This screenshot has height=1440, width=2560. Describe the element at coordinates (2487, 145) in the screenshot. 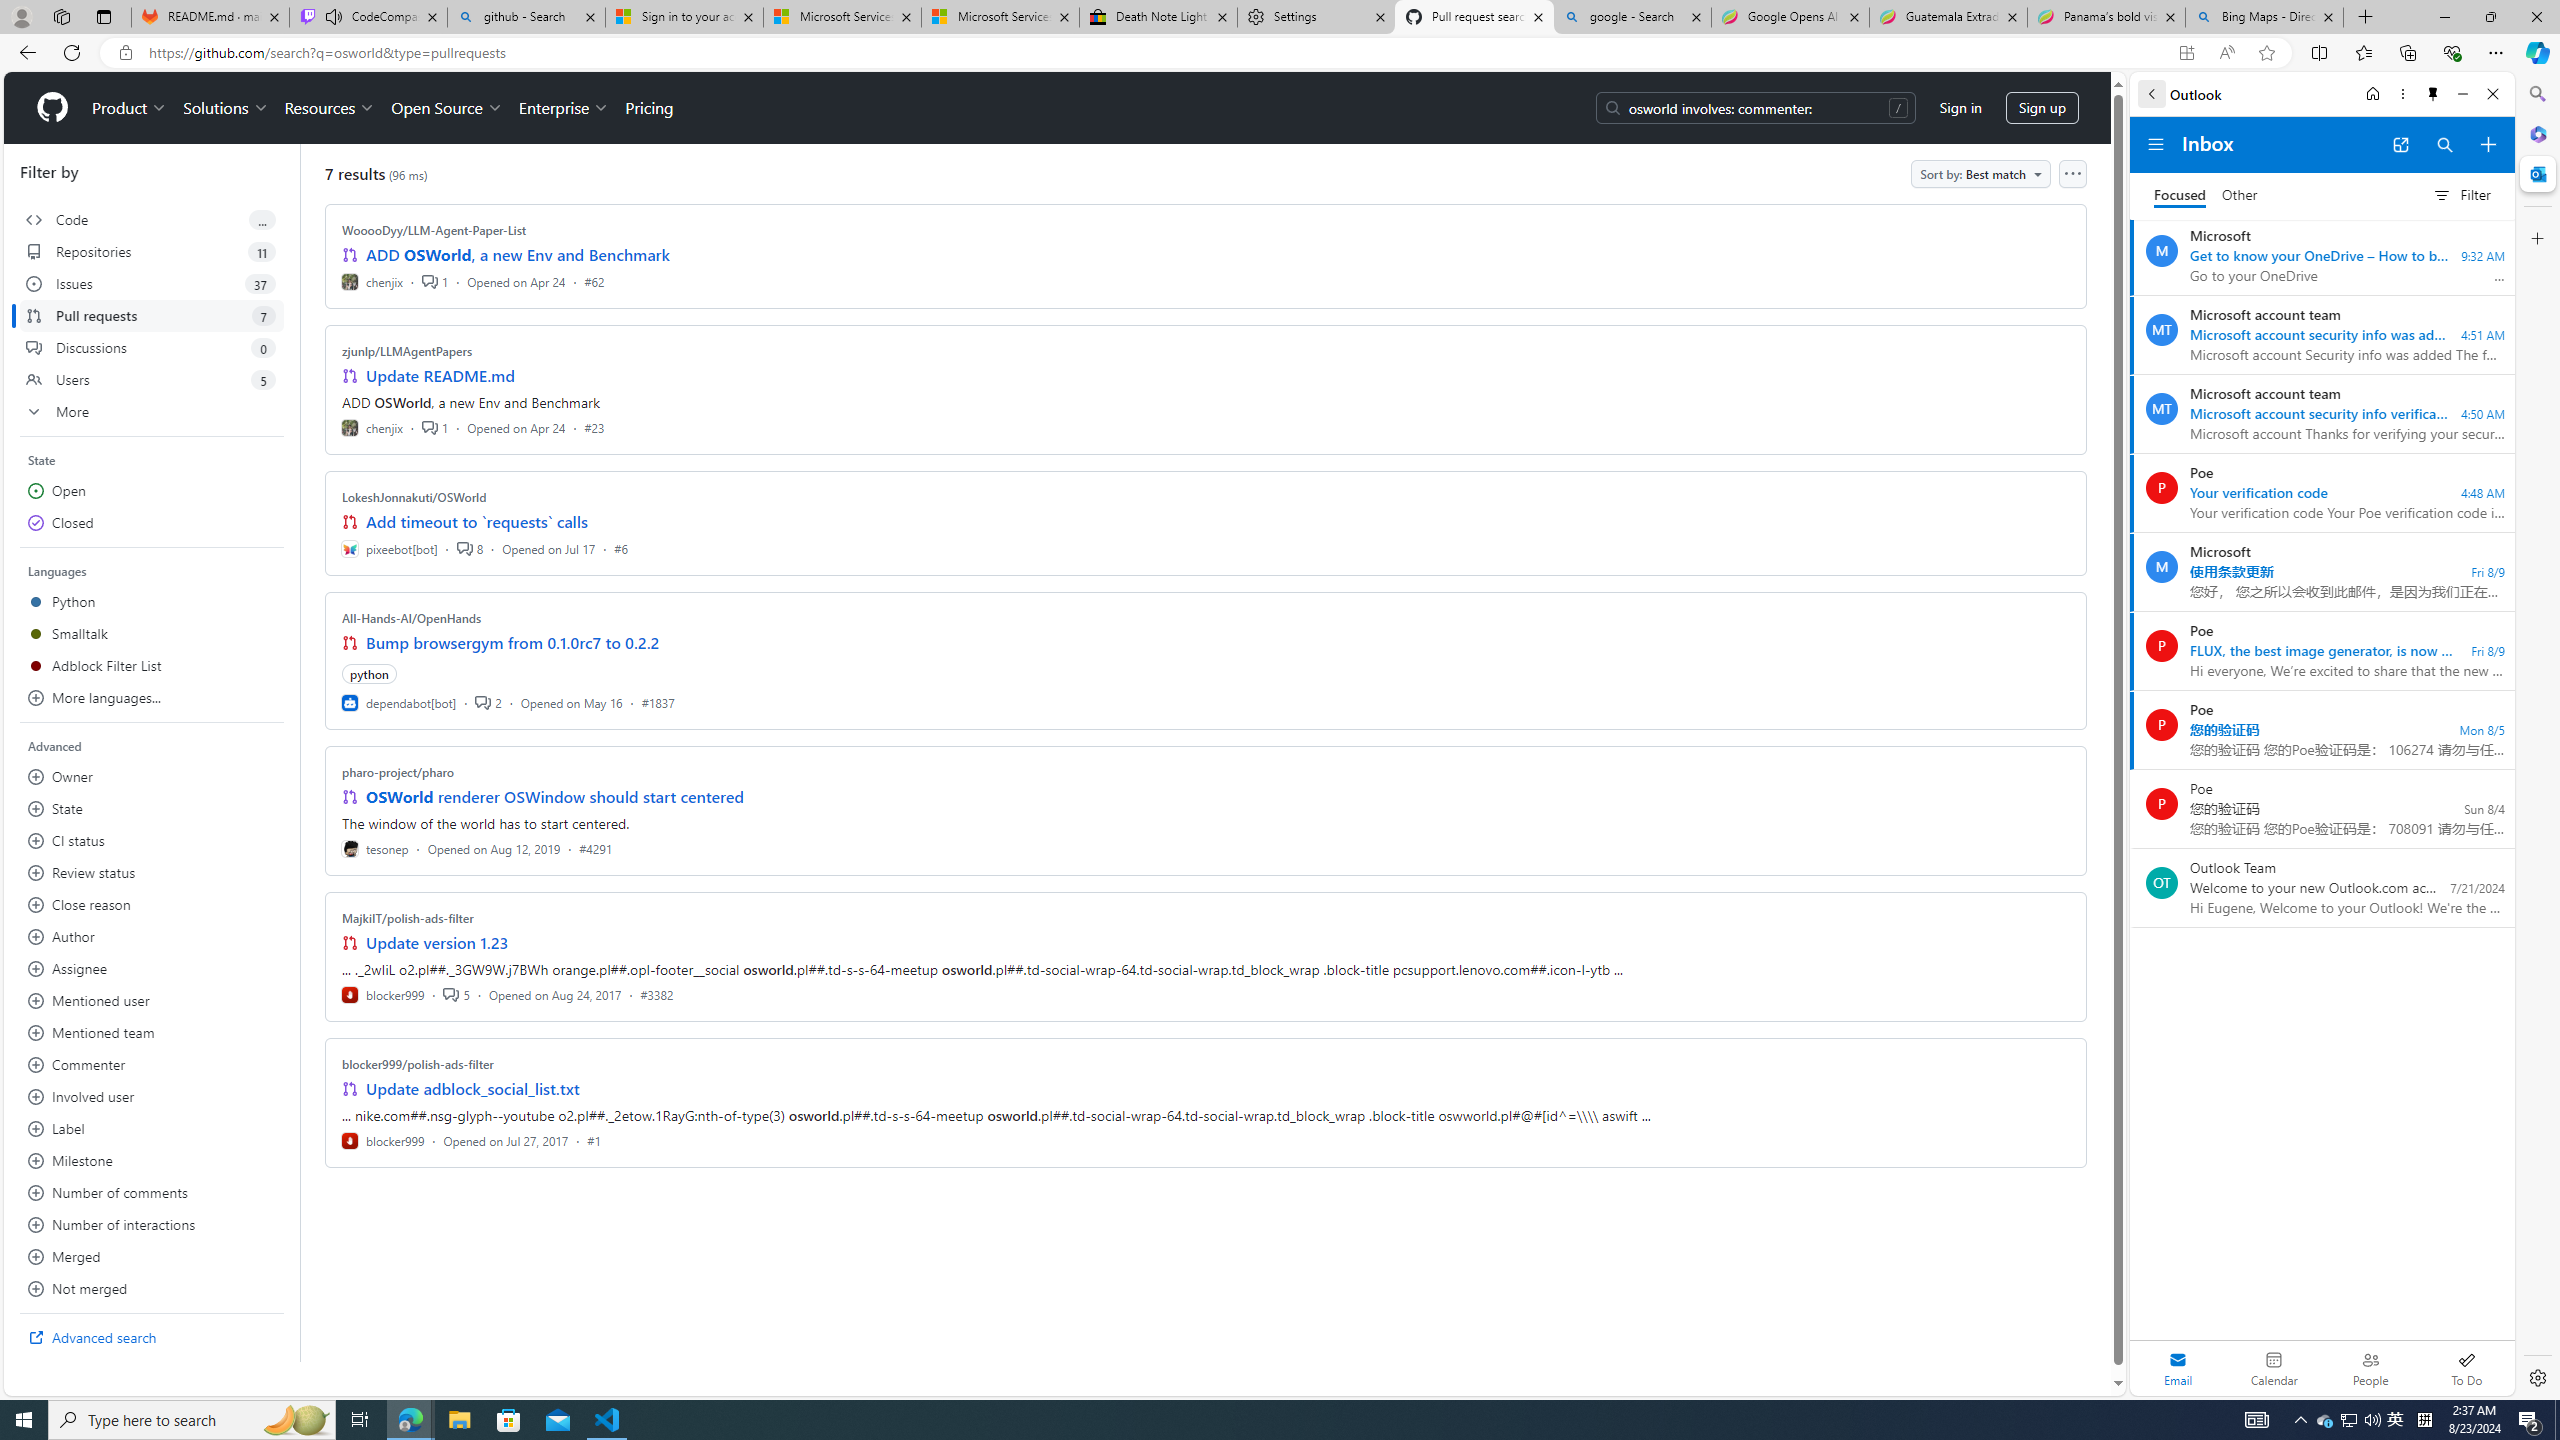

I see `'Compose new mail'` at that location.